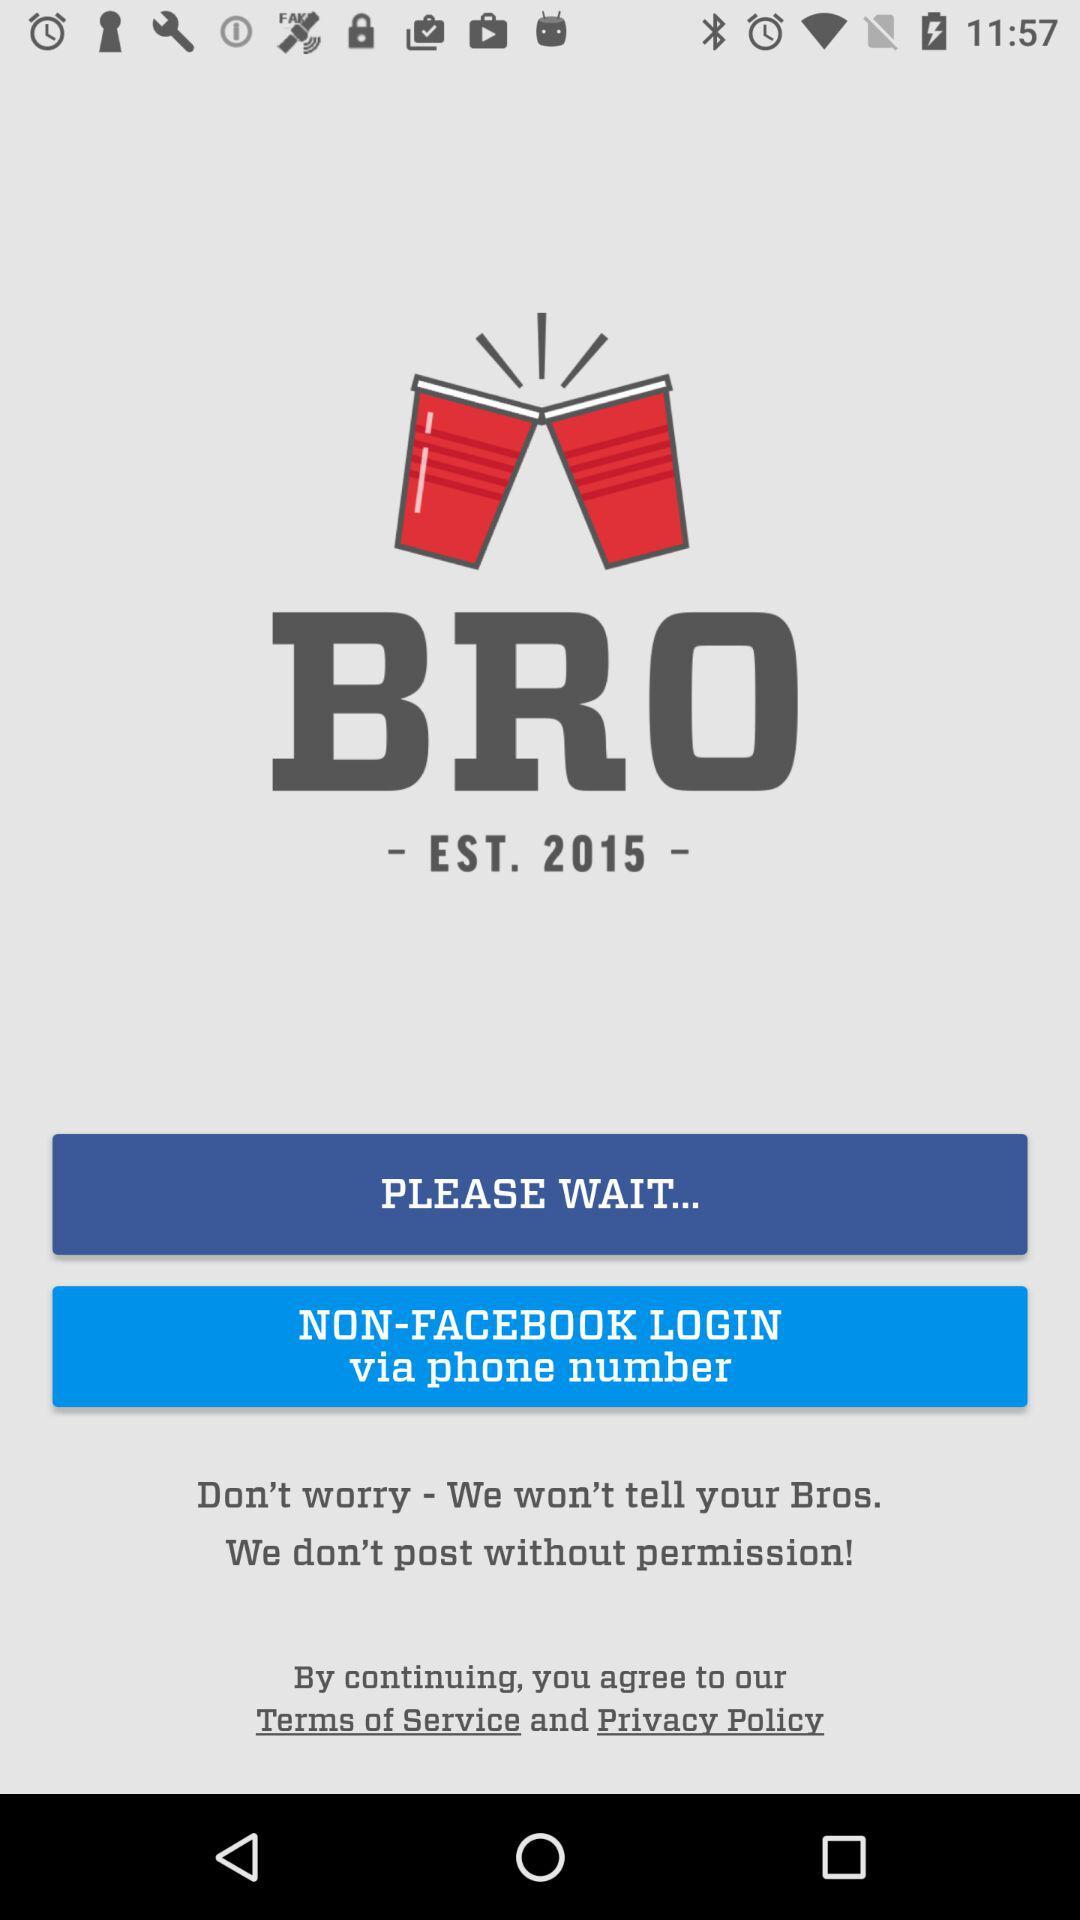 The width and height of the screenshot is (1080, 1920). Describe the element at coordinates (388, 1719) in the screenshot. I see `the item to the left of  and  item` at that location.